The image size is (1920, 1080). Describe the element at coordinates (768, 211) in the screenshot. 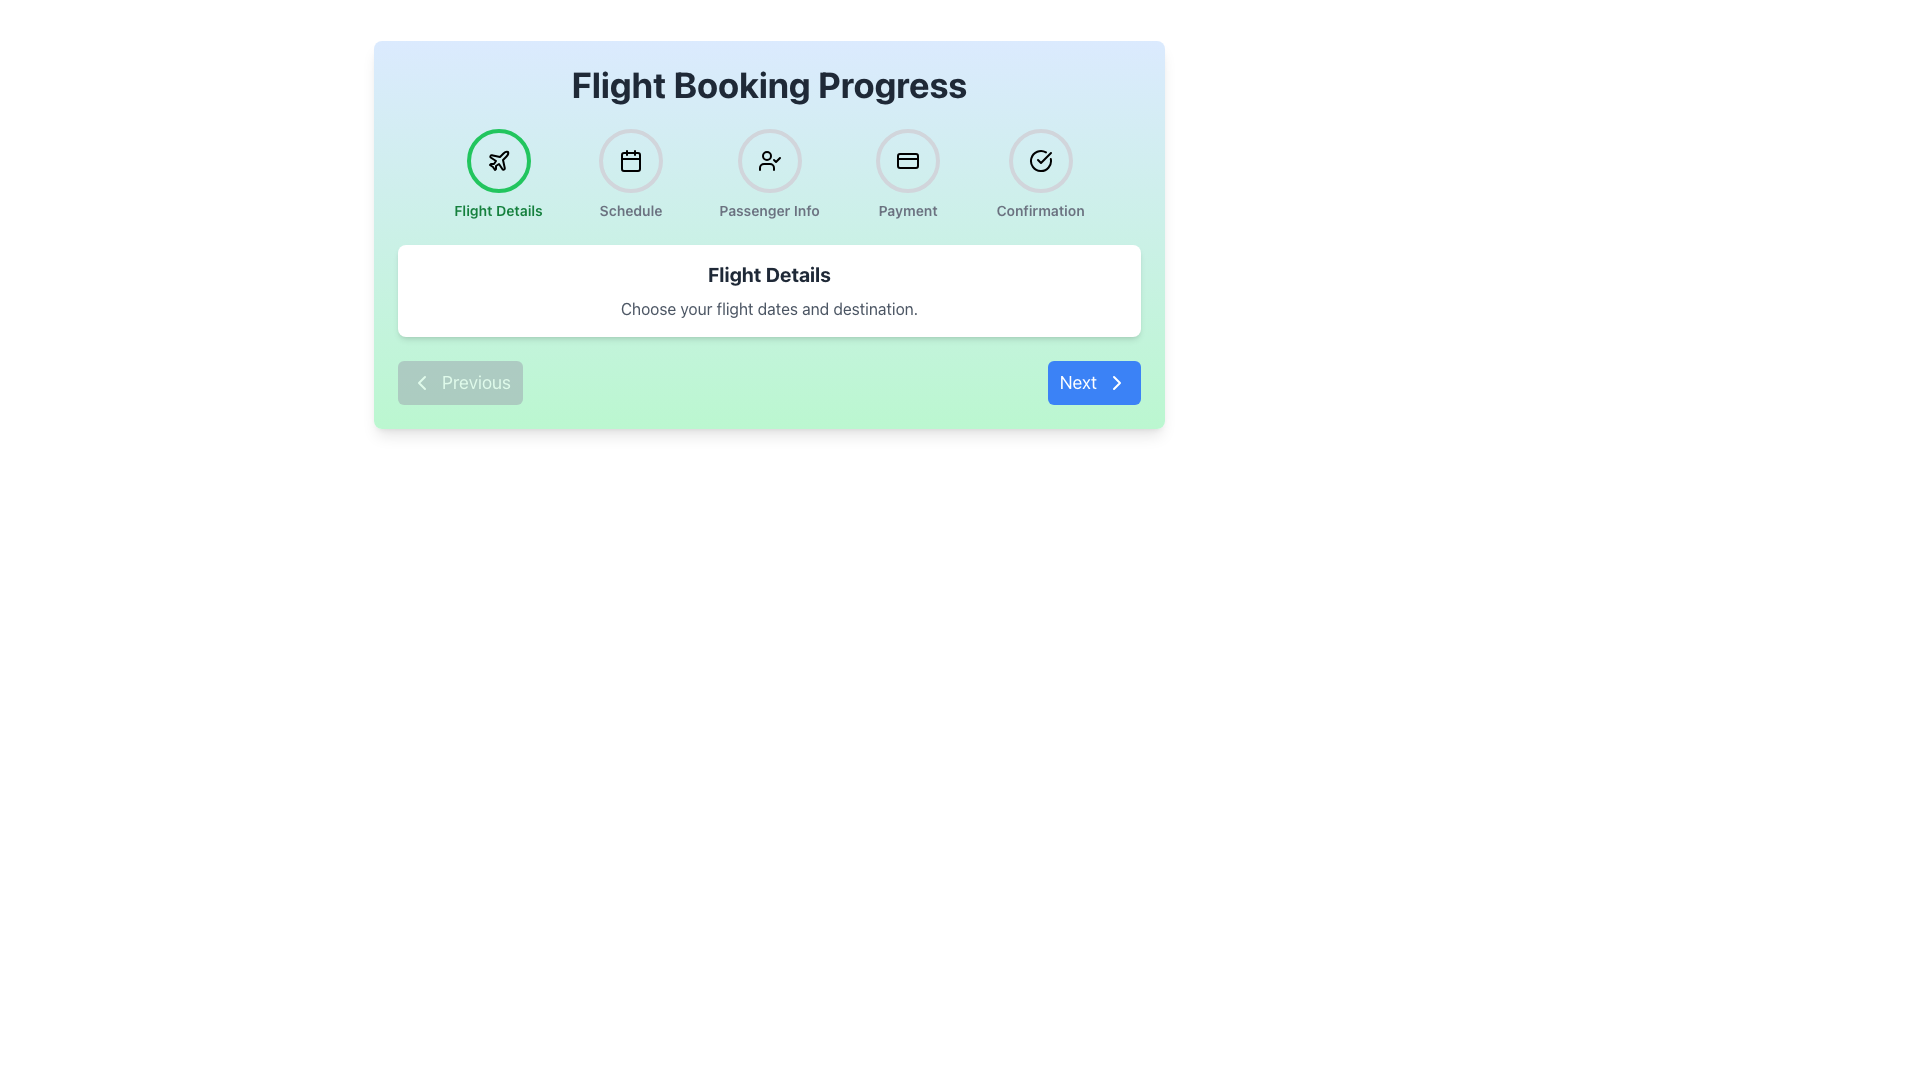

I see `the 'Passenger Info' text label, which is styled in bold, light gray font and positioned below a user icon with a checkmark, as part of a navigation sequence` at that location.